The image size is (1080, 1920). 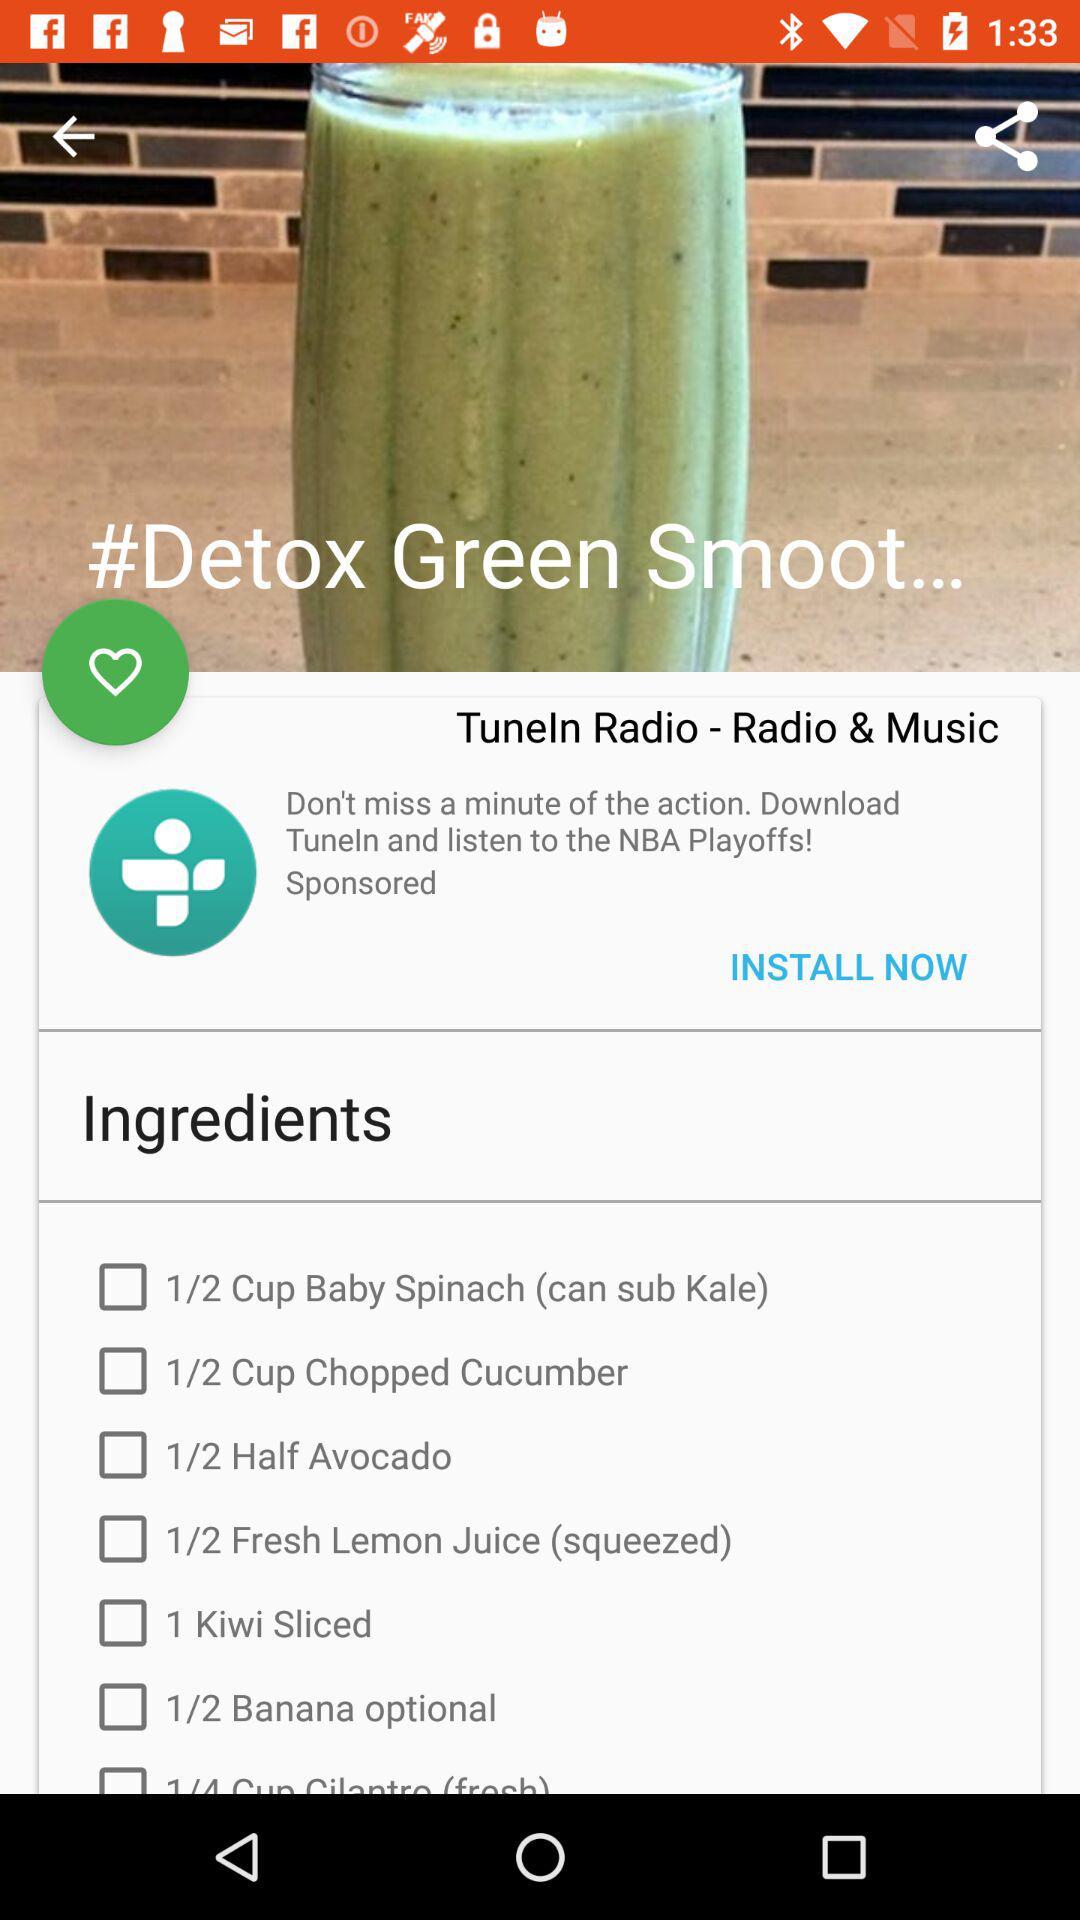 What do you see at coordinates (115, 672) in the screenshot?
I see `item next to tunein radio radio icon` at bounding box center [115, 672].